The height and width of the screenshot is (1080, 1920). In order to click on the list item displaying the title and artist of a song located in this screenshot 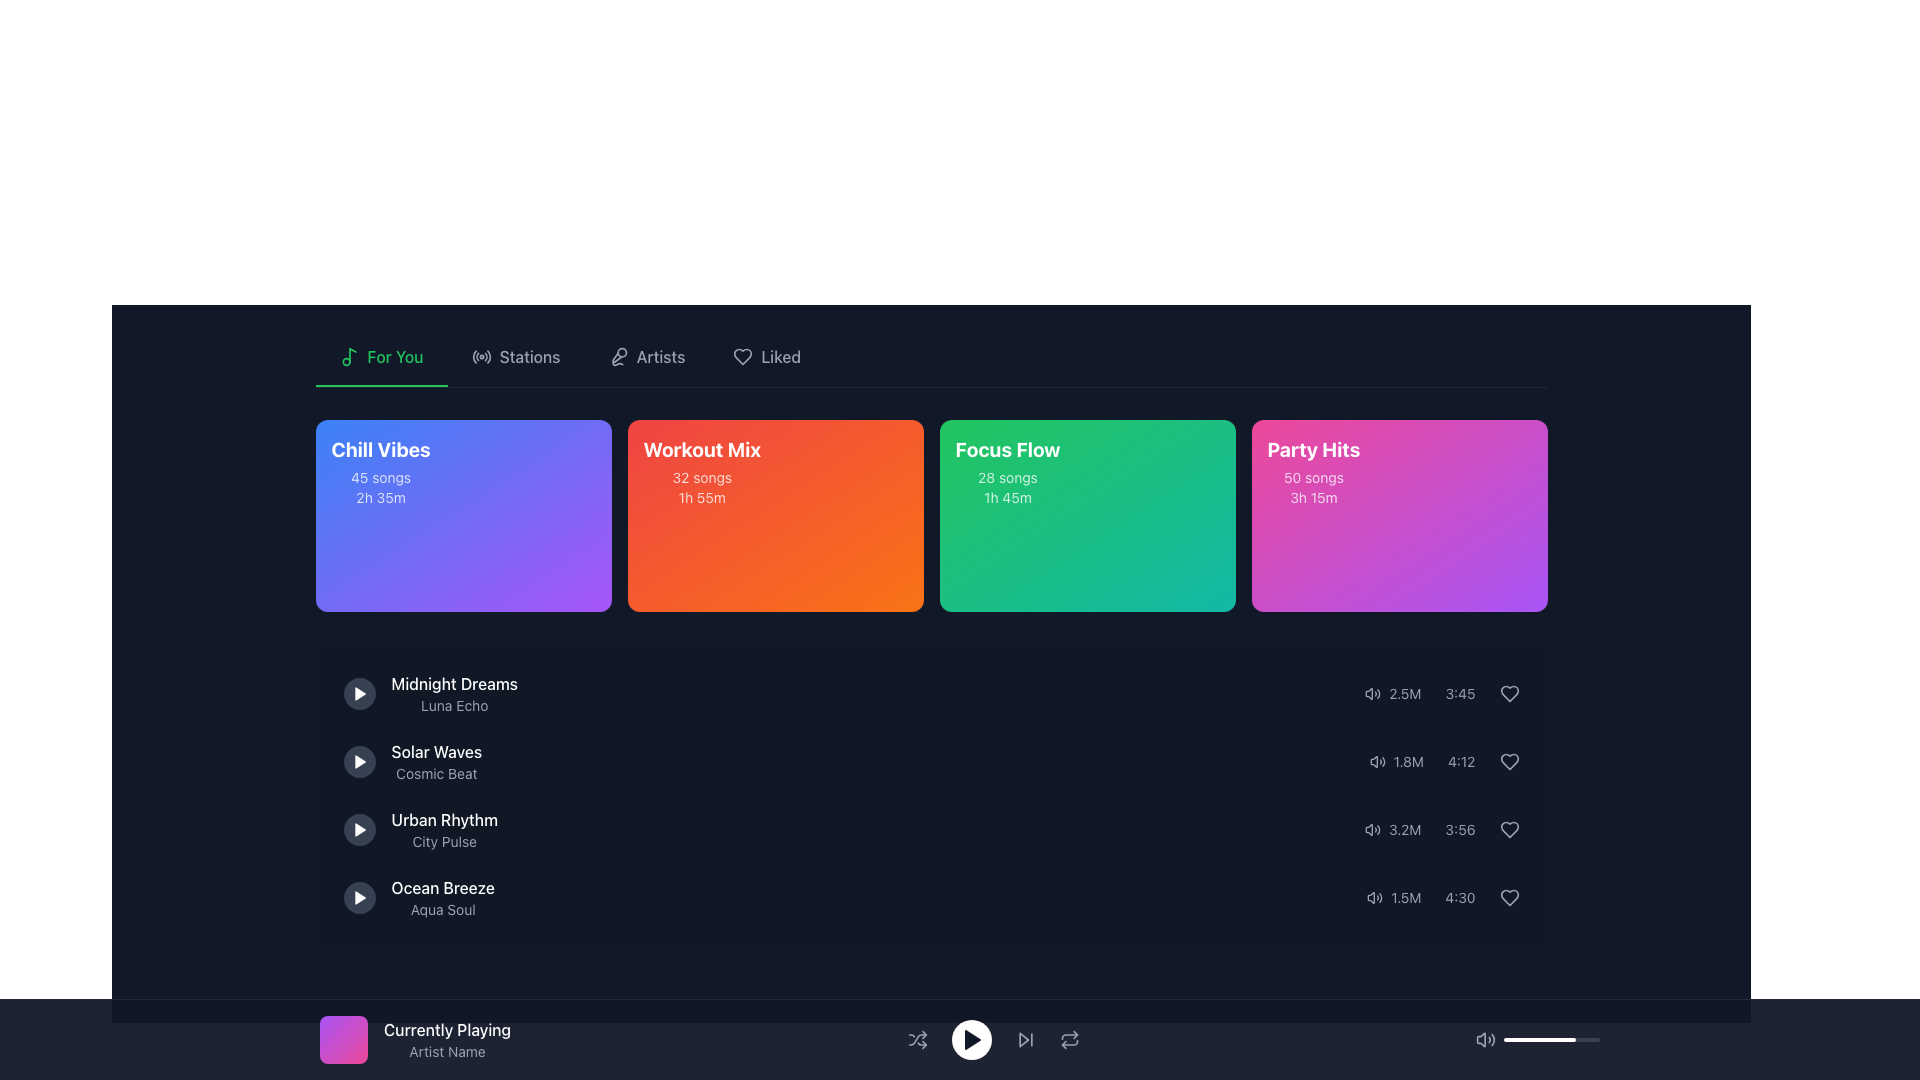, I will do `click(411, 762)`.